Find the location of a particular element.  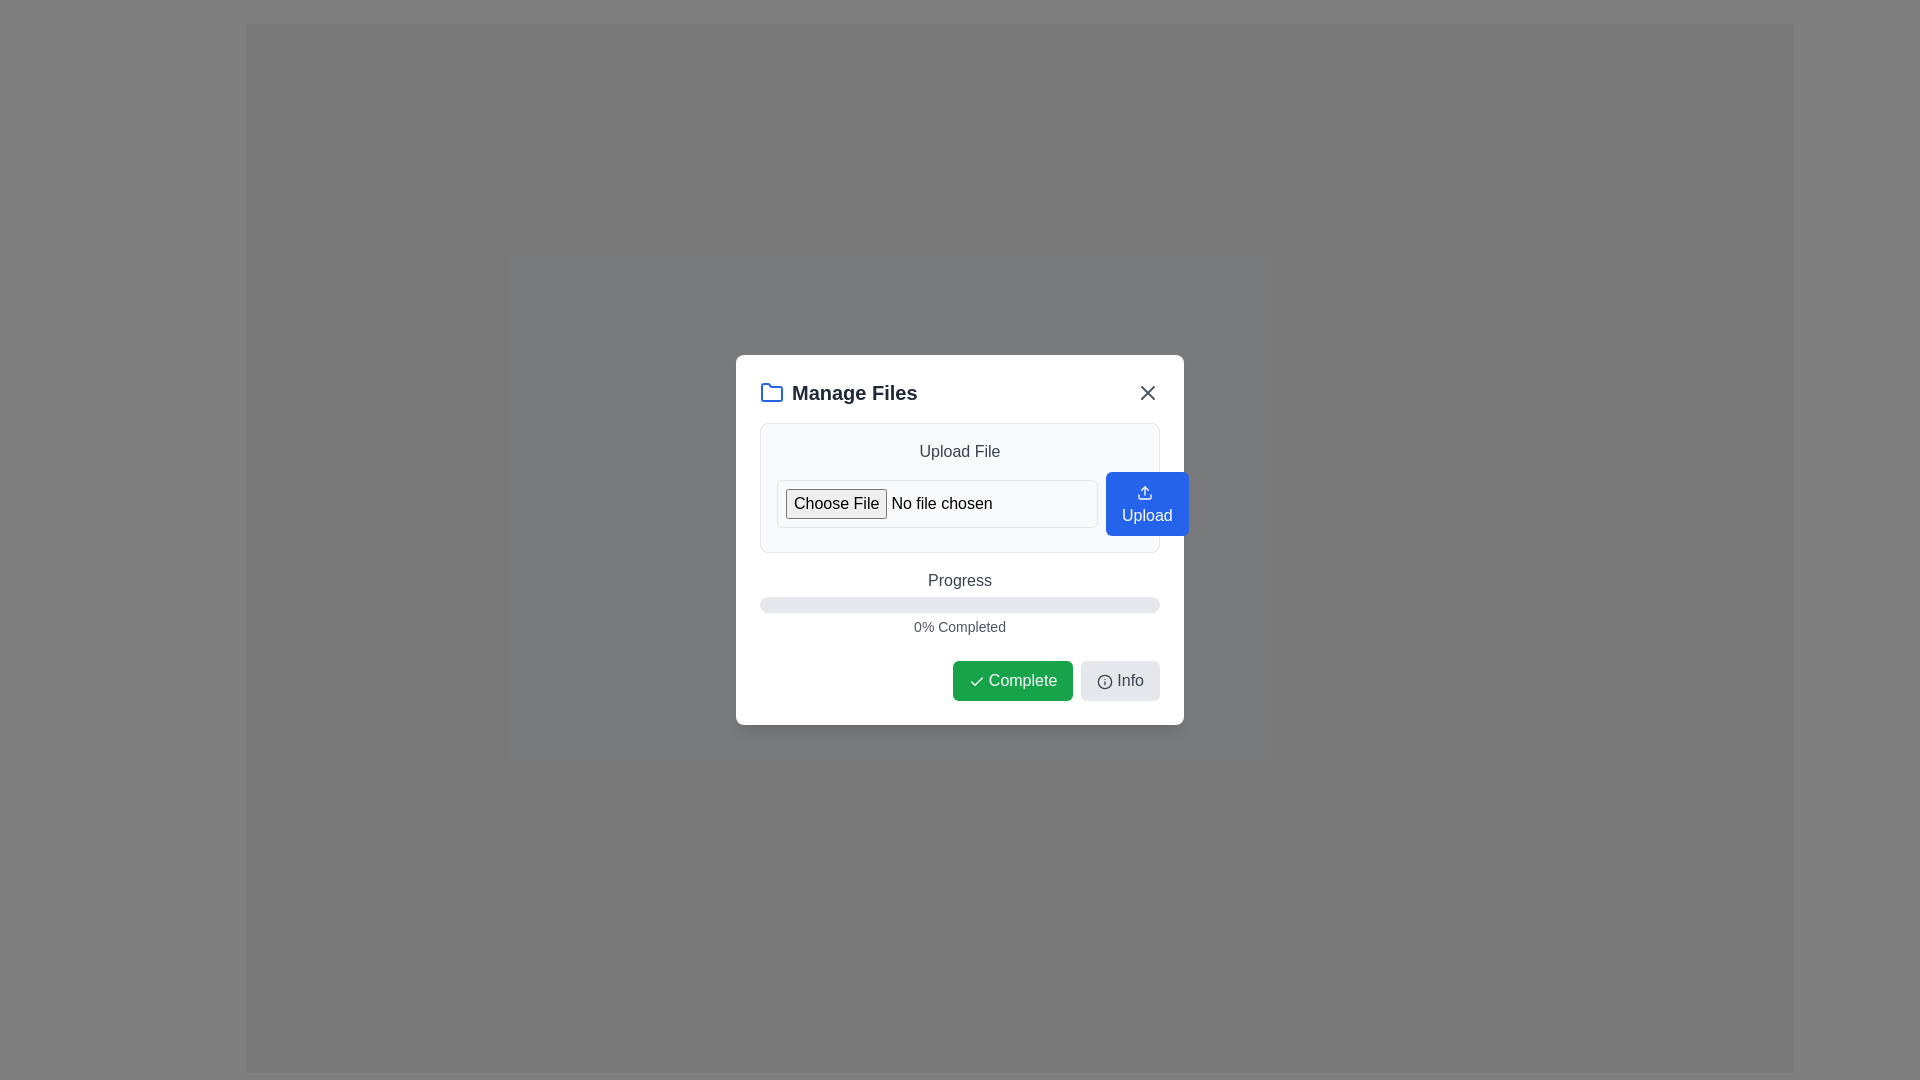

the empty progress bar located below the 'Progress' text and above the '0% Completed' text in the centered modal dialog is located at coordinates (960, 604).